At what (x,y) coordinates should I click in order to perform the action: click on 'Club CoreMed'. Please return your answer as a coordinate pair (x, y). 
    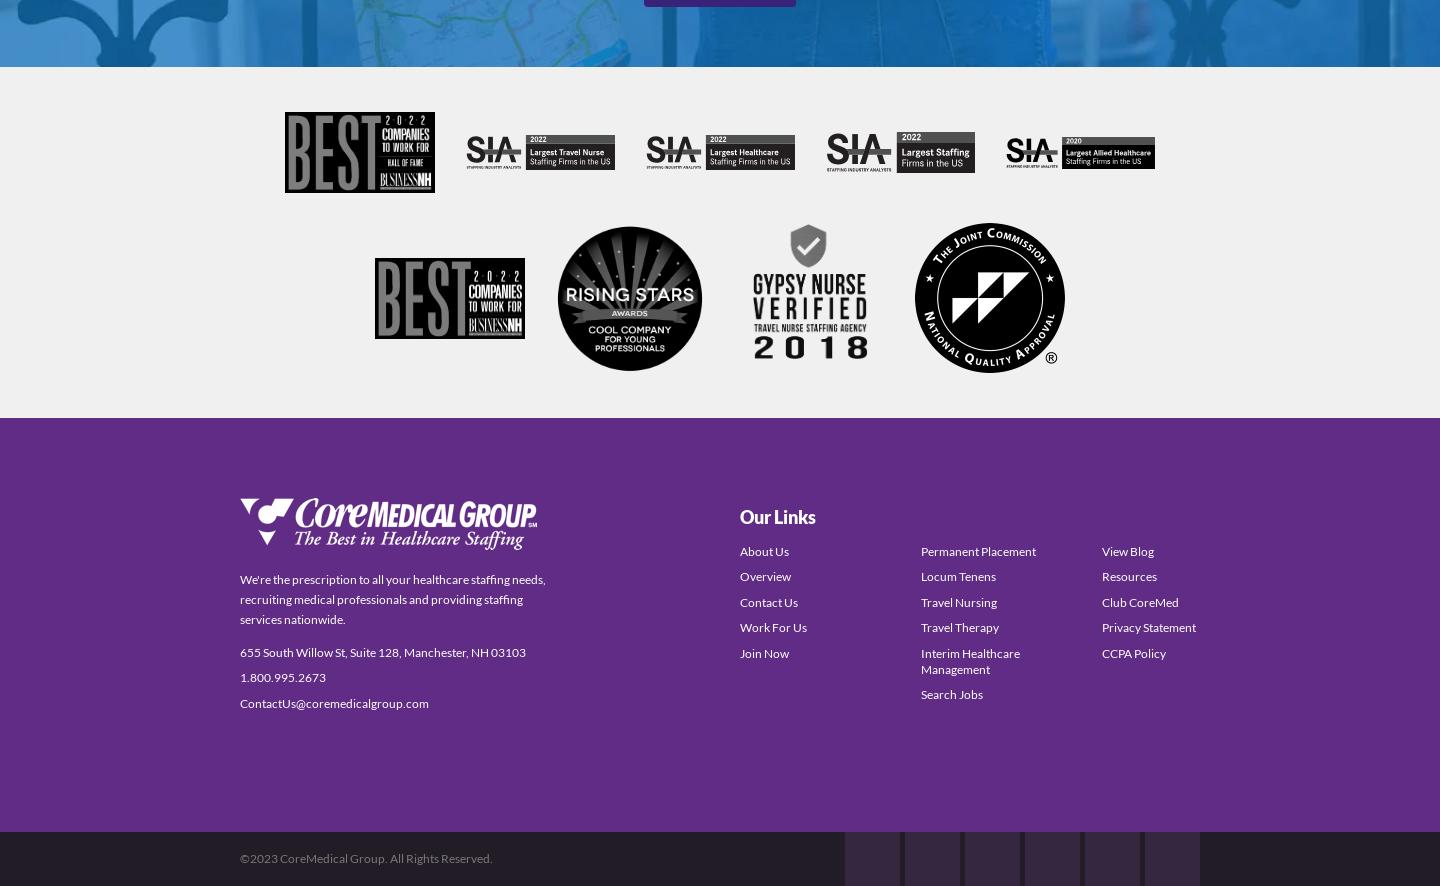
    Looking at the image, I should click on (1101, 600).